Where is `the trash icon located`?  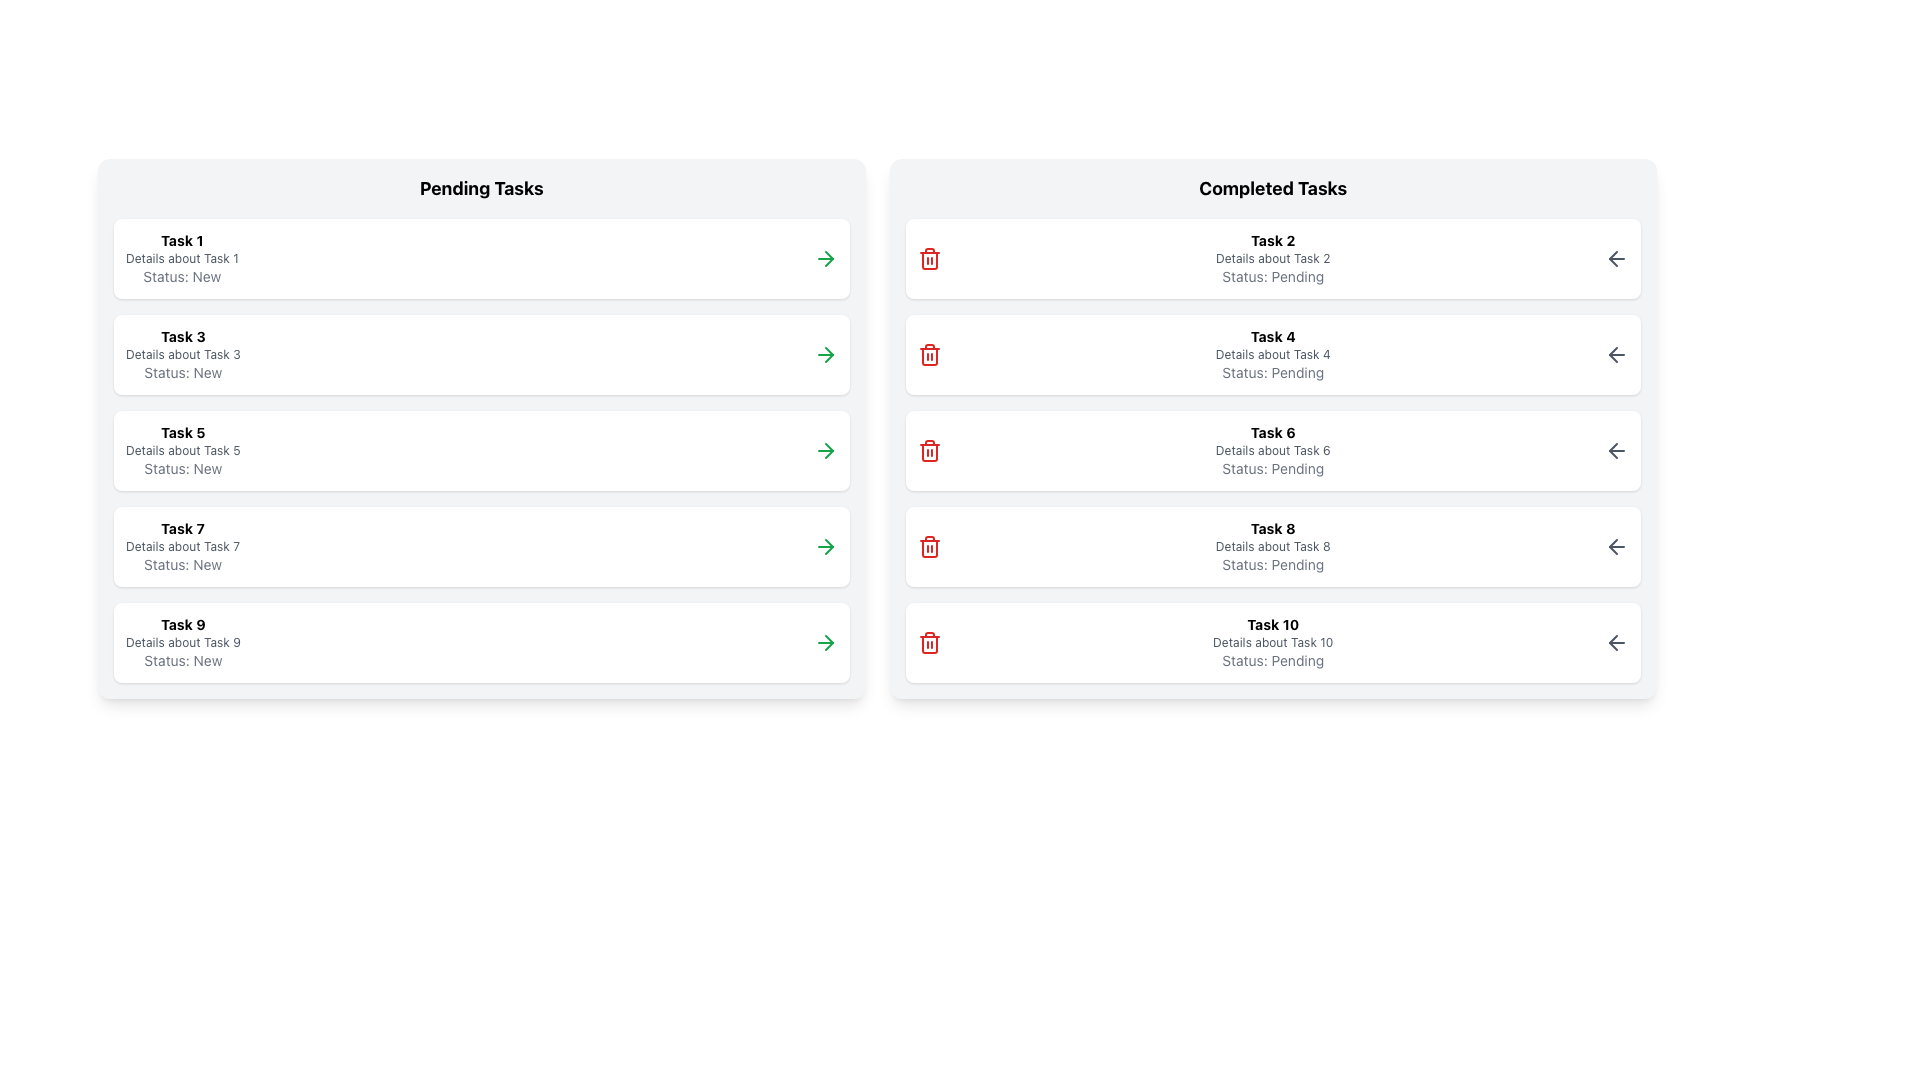
the trash icon located is located at coordinates (928, 257).